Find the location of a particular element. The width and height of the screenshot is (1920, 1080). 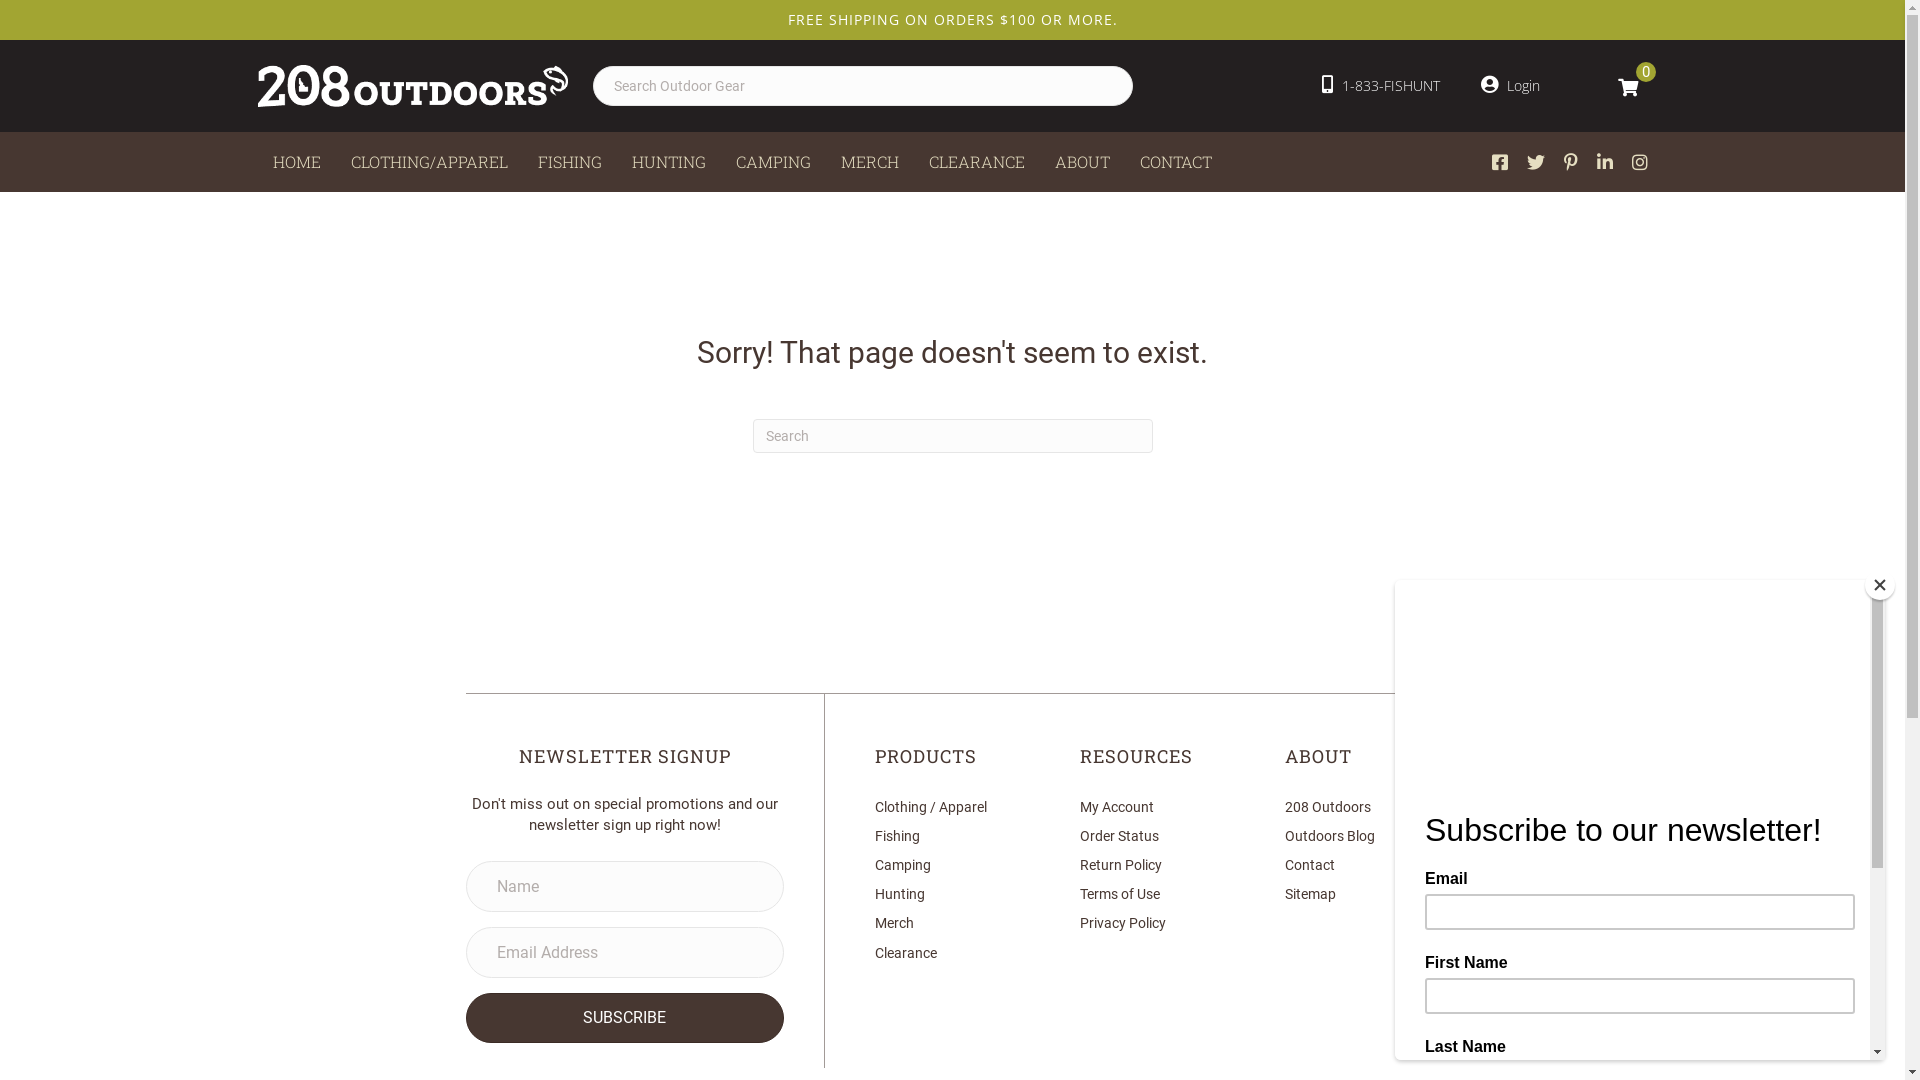

'1-833-FISHUNT' is located at coordinates (1380, 84).